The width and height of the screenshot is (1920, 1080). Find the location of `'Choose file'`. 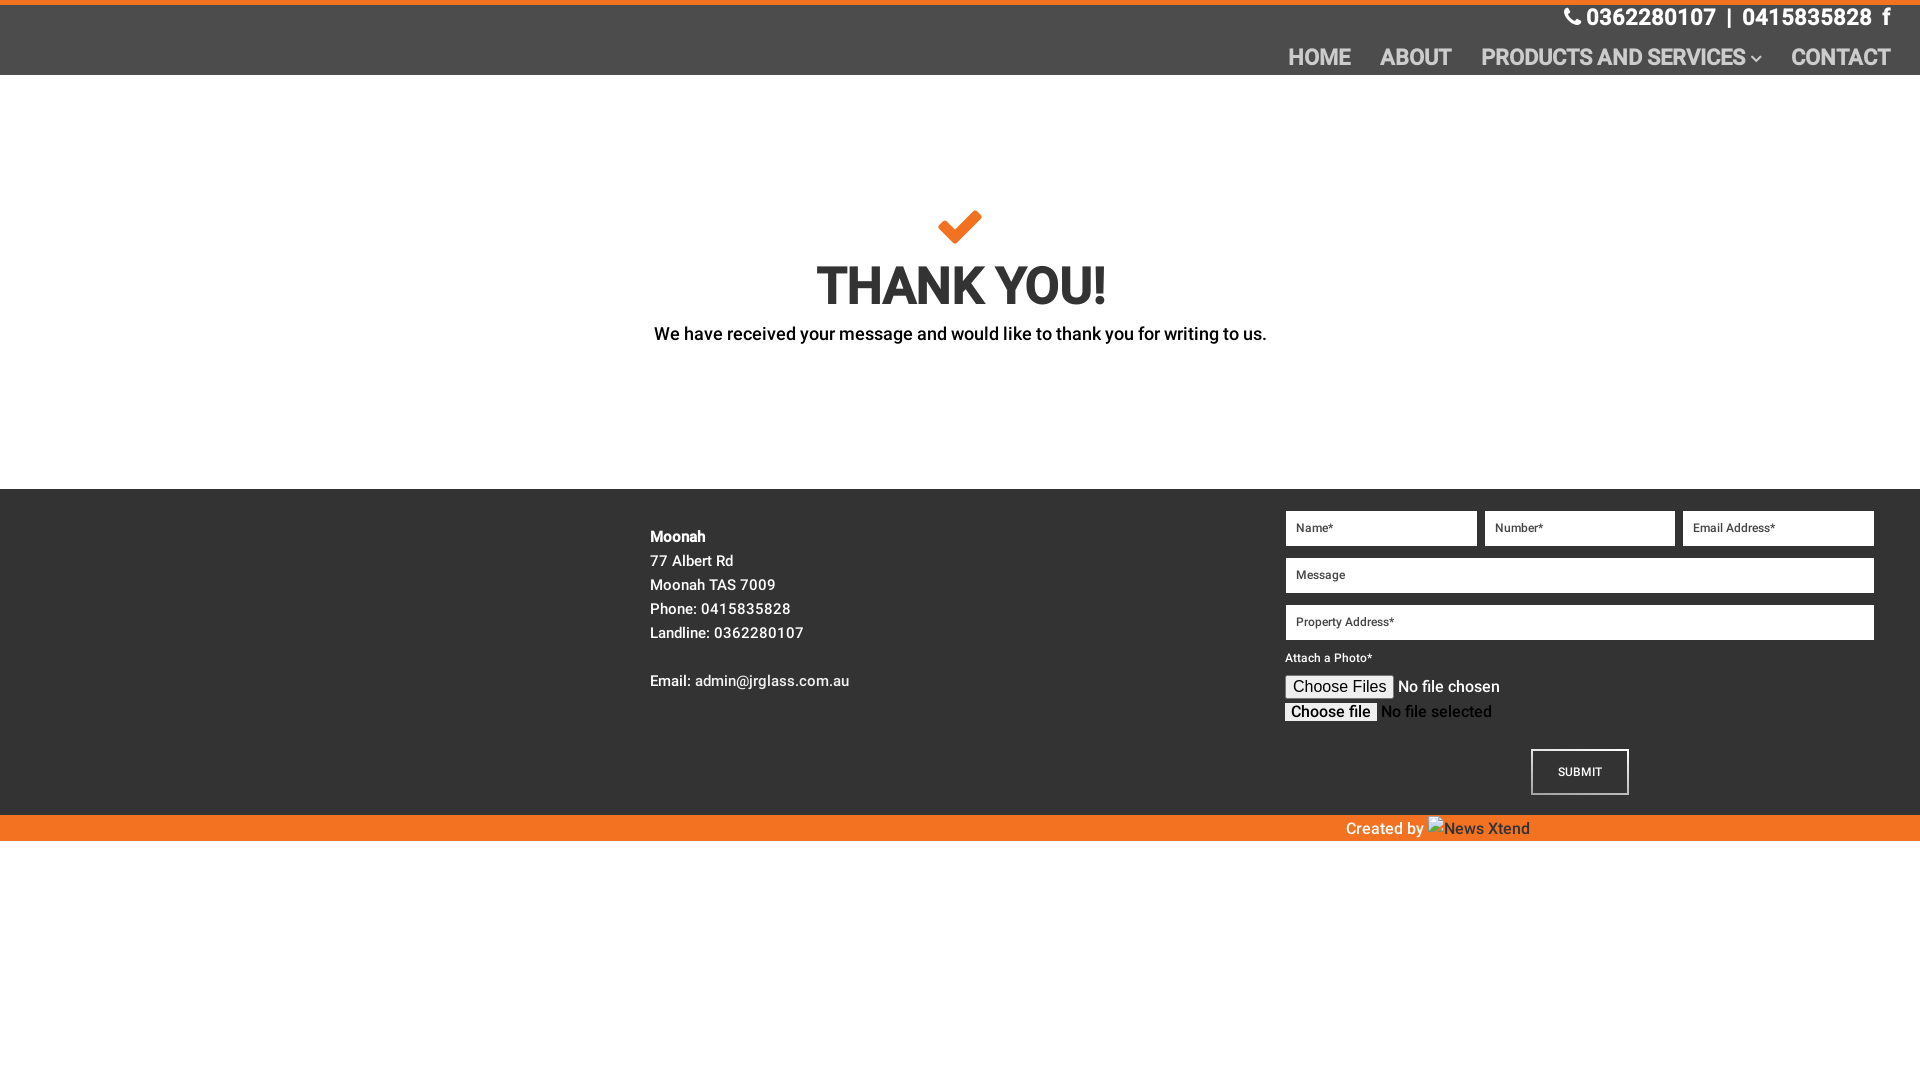

'Choose file' is located at coordinates (1330, 711).